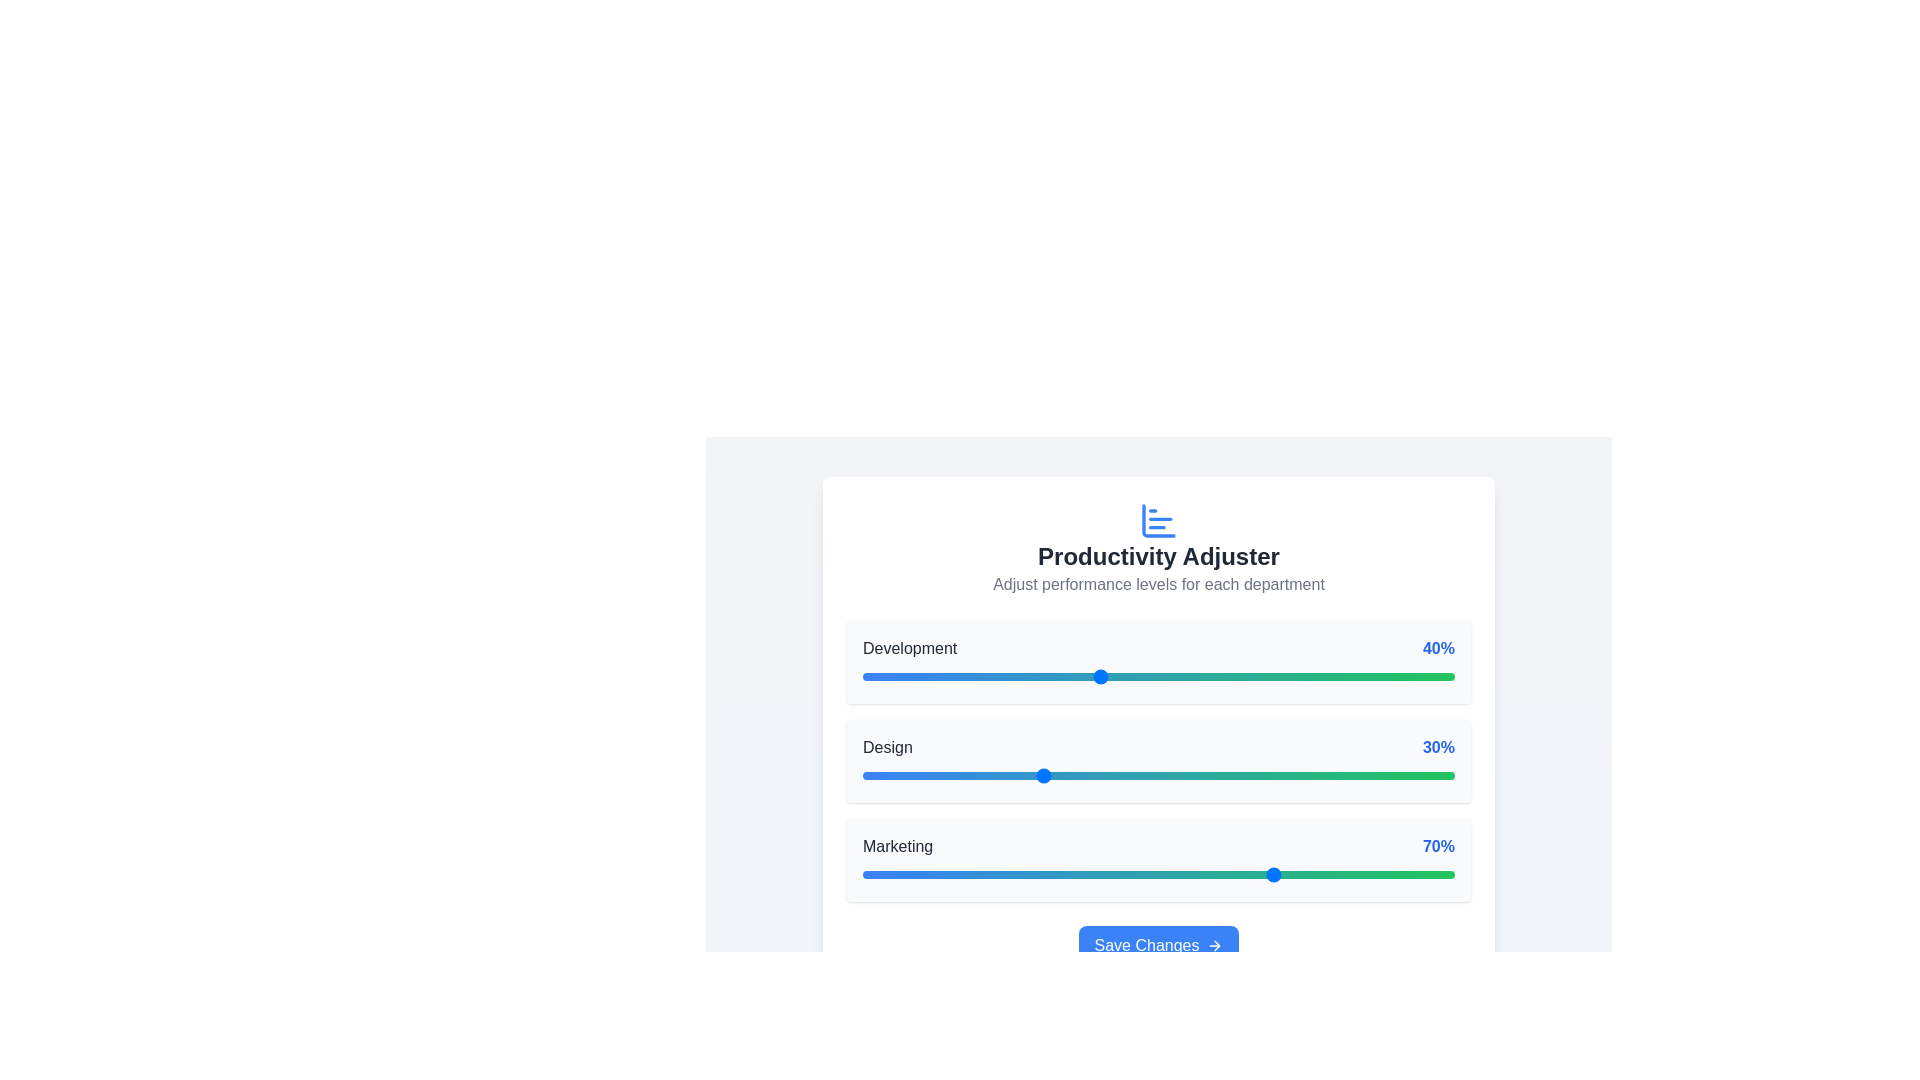  Describe the element at coordinates (1438, 847) in the screenshot. I see `the Text Label displaying '70%' in bold and blue font located at the top-right corner of the 'Marketing' section` at that location.